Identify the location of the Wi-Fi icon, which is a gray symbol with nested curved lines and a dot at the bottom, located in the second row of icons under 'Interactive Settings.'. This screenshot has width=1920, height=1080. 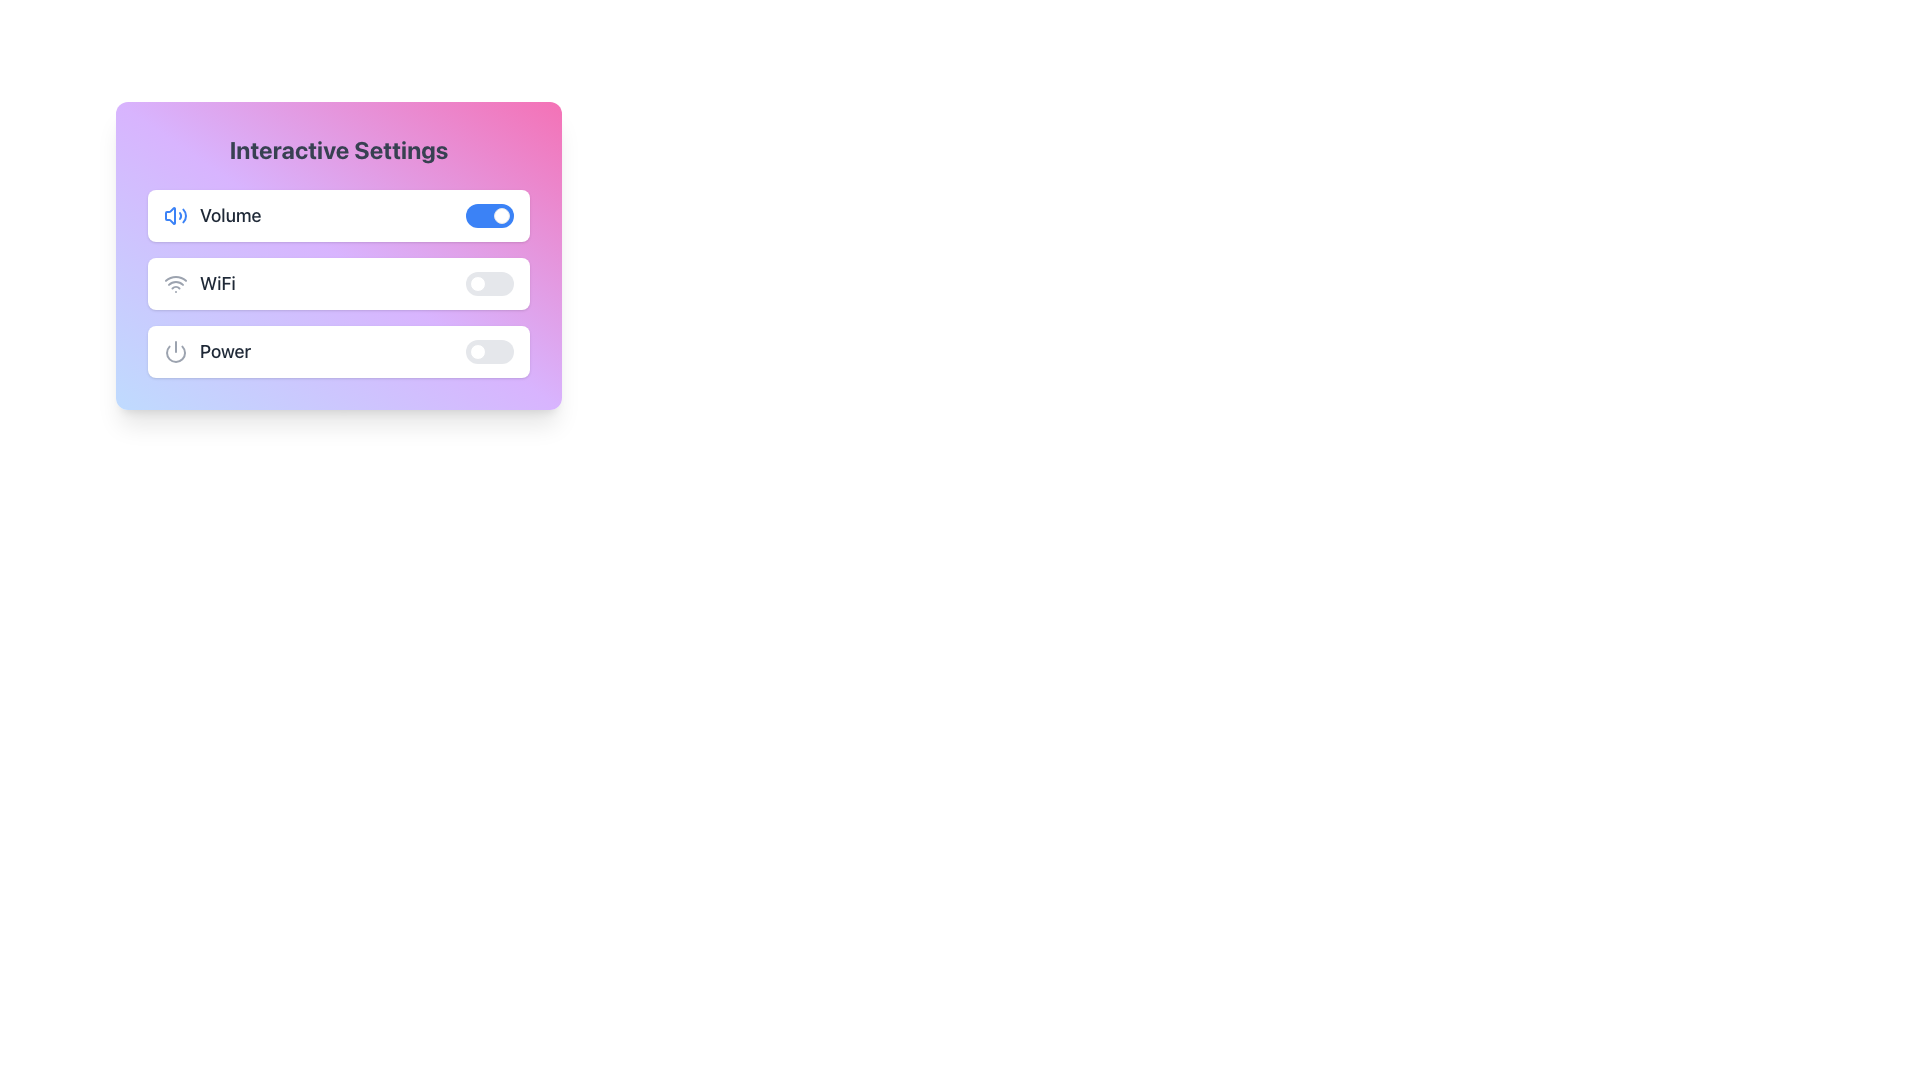
(176, 284).